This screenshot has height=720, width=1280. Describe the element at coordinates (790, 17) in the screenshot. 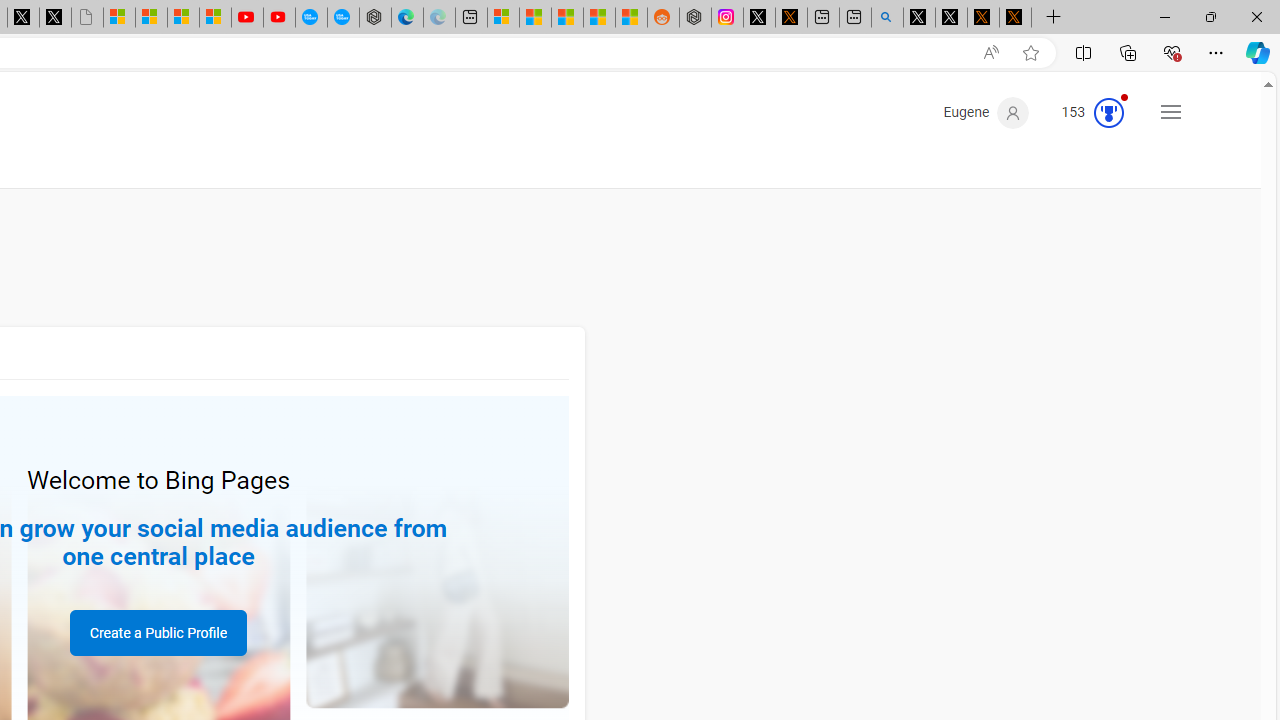

I see `'help.x.com | 524: A timeout occurred'` at that location.